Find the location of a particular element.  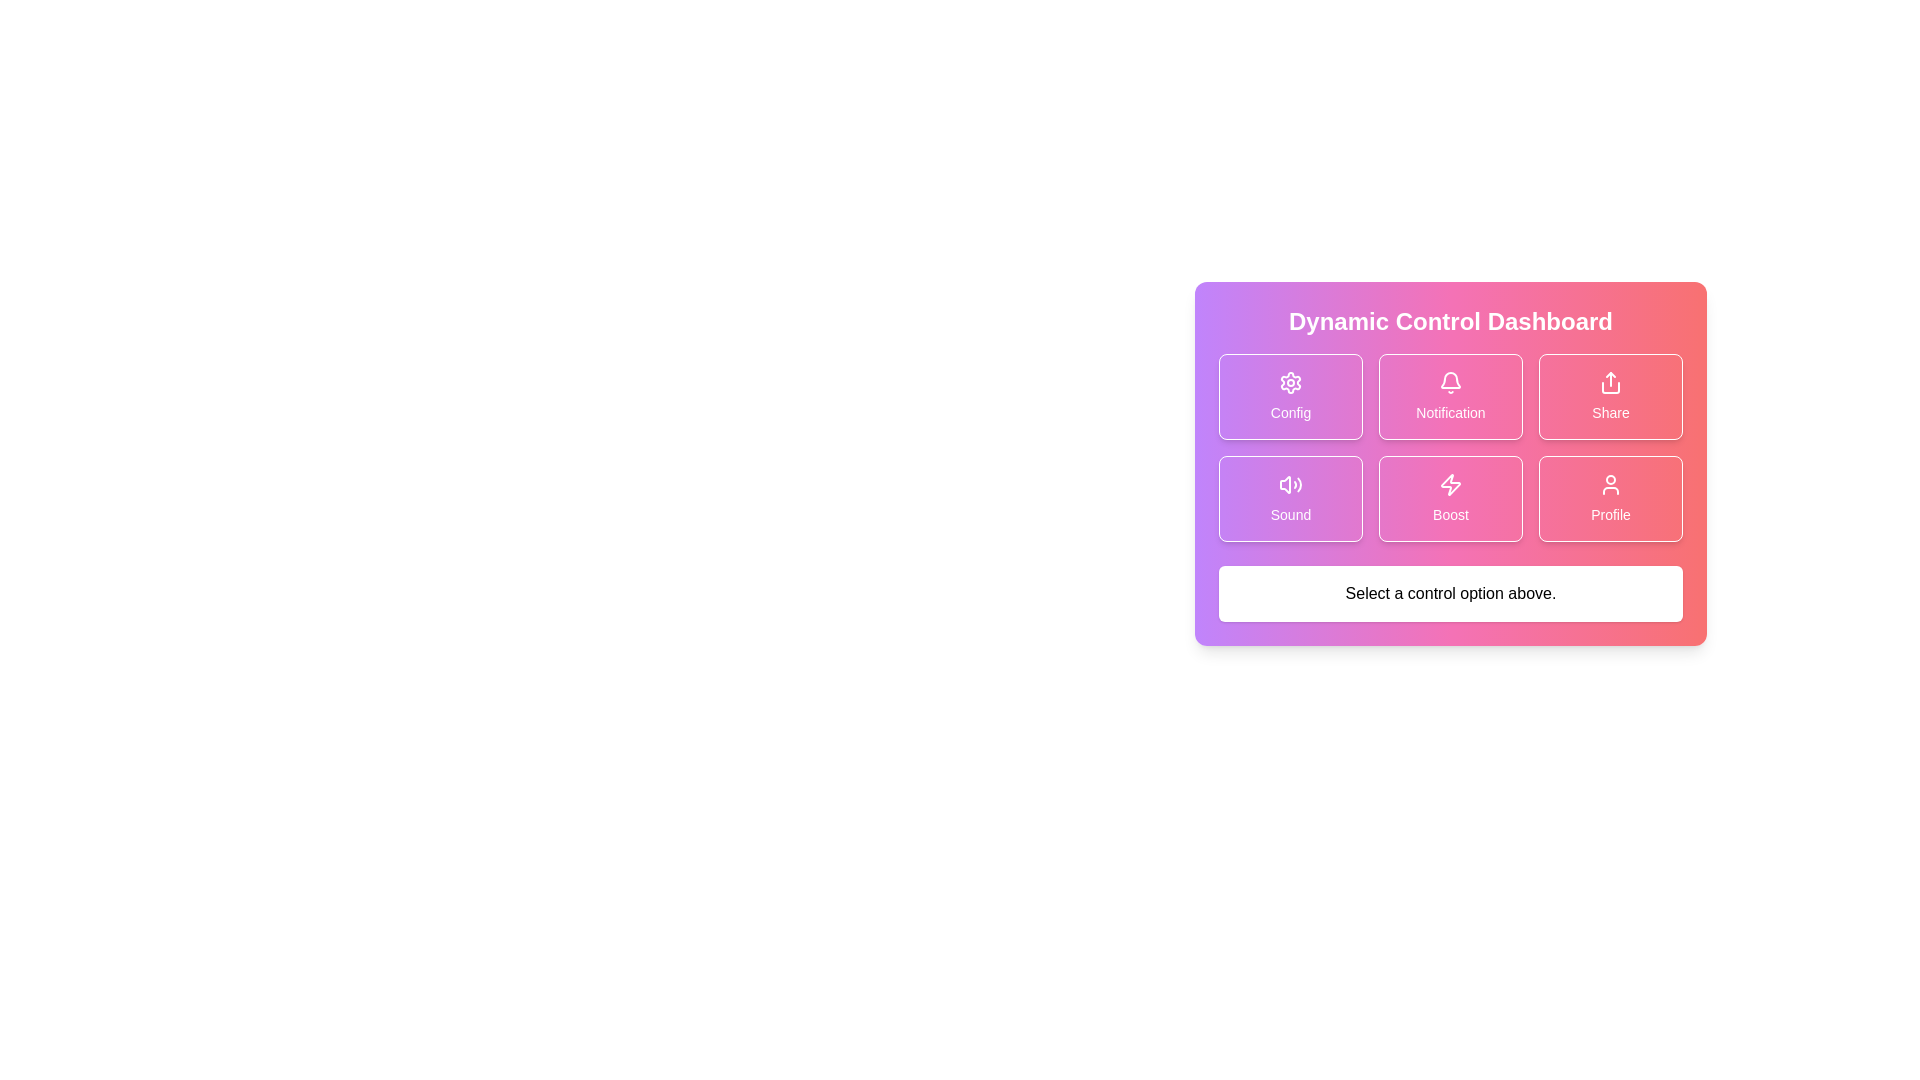

the white lightning bolt icon within the pink square that symbolizes the 'Boost' action, located in the second row and second column of the grid in the 'Dynamic Control Dashboard' is located at coordinates (1450, 485).